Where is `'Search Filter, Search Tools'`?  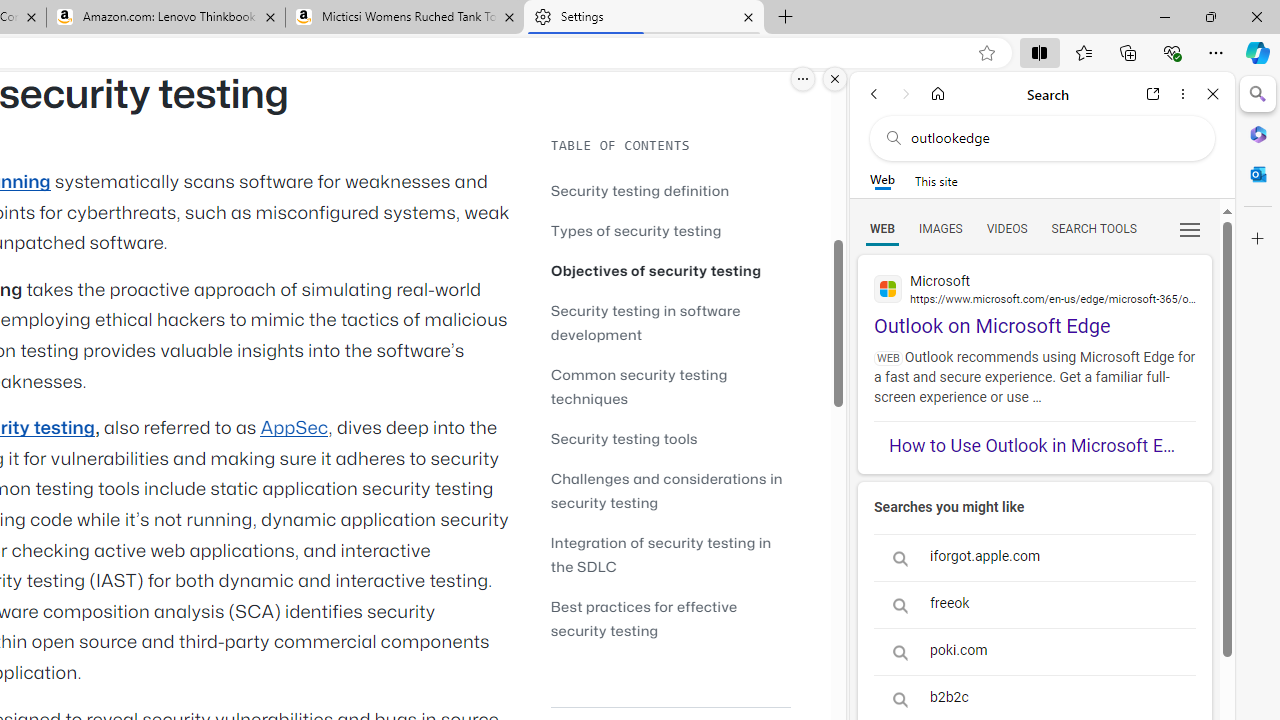 'Search Filter, Search Tools' is located at coordinates (1092, 227).